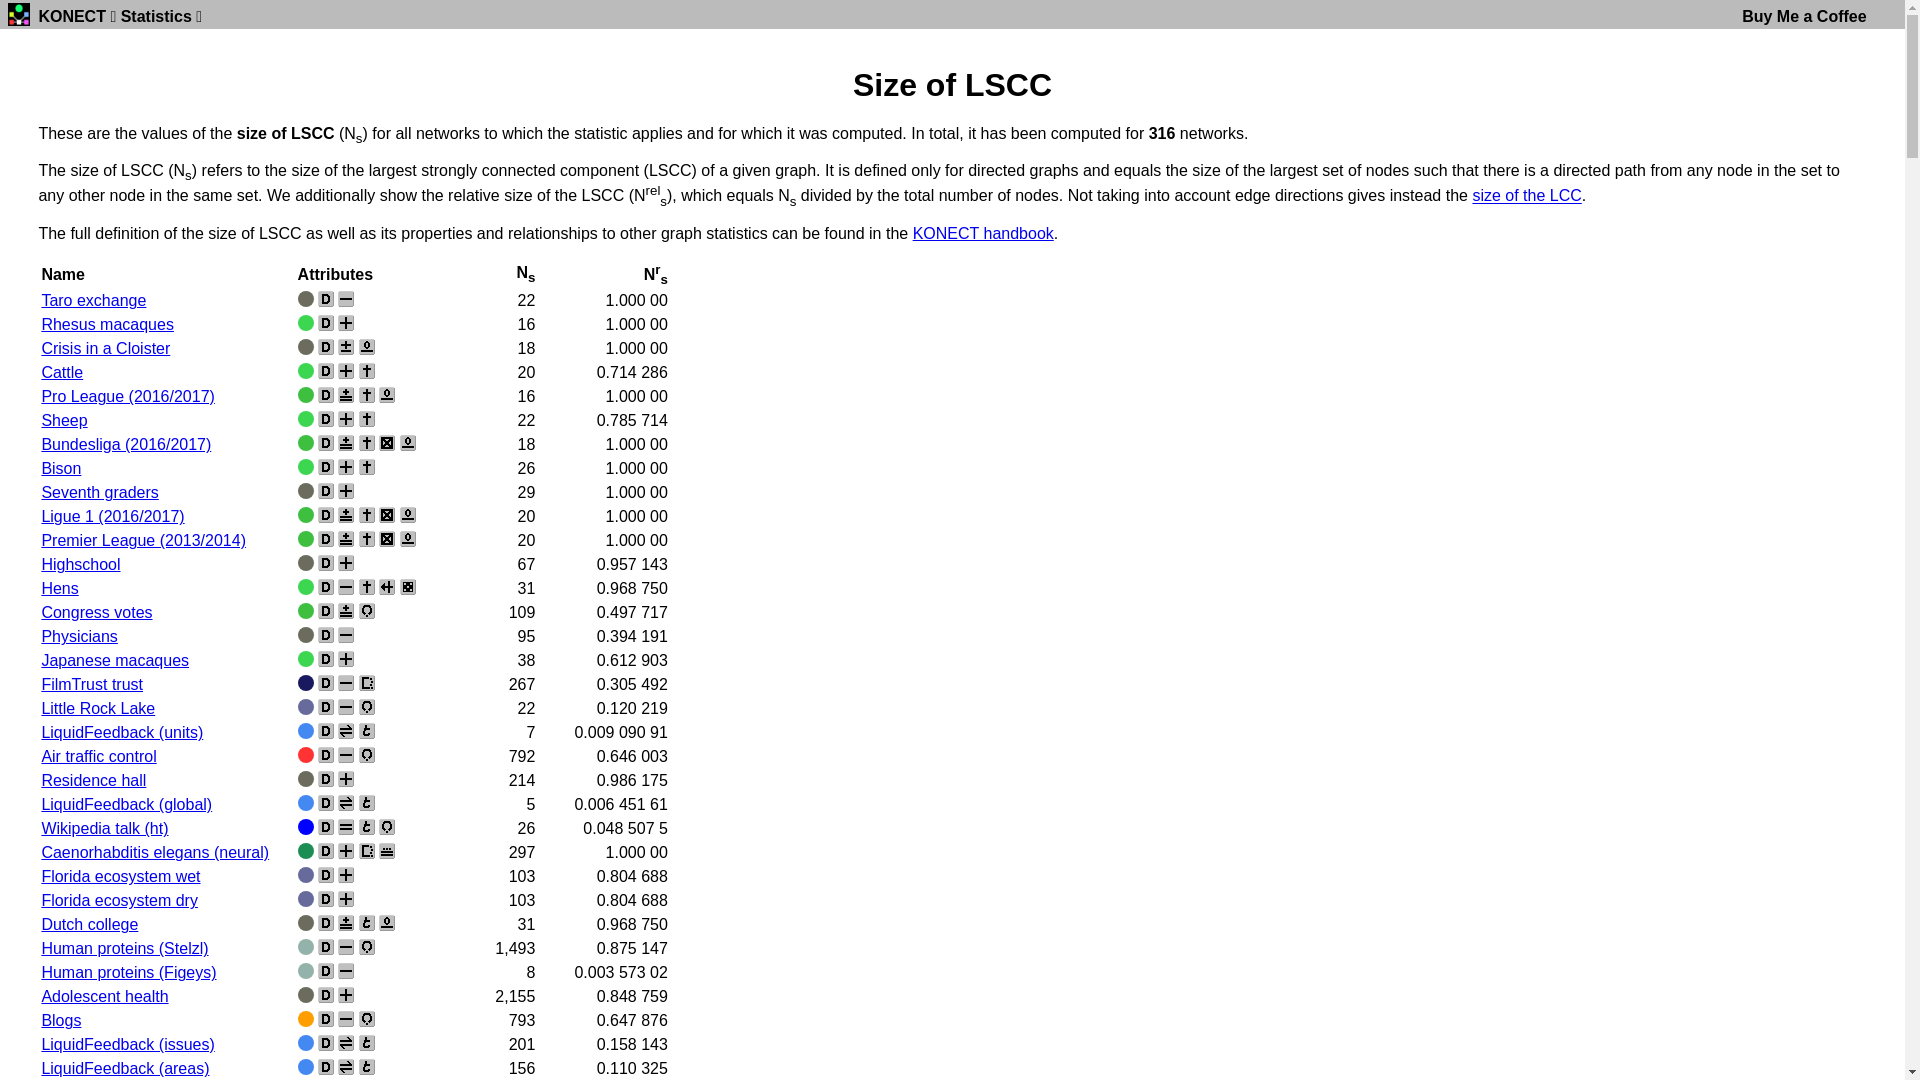  What do you see at coordinates (316, 322) in the screenshot?
I see `'Unipartite, directed'` at bounding box center [316, 322].